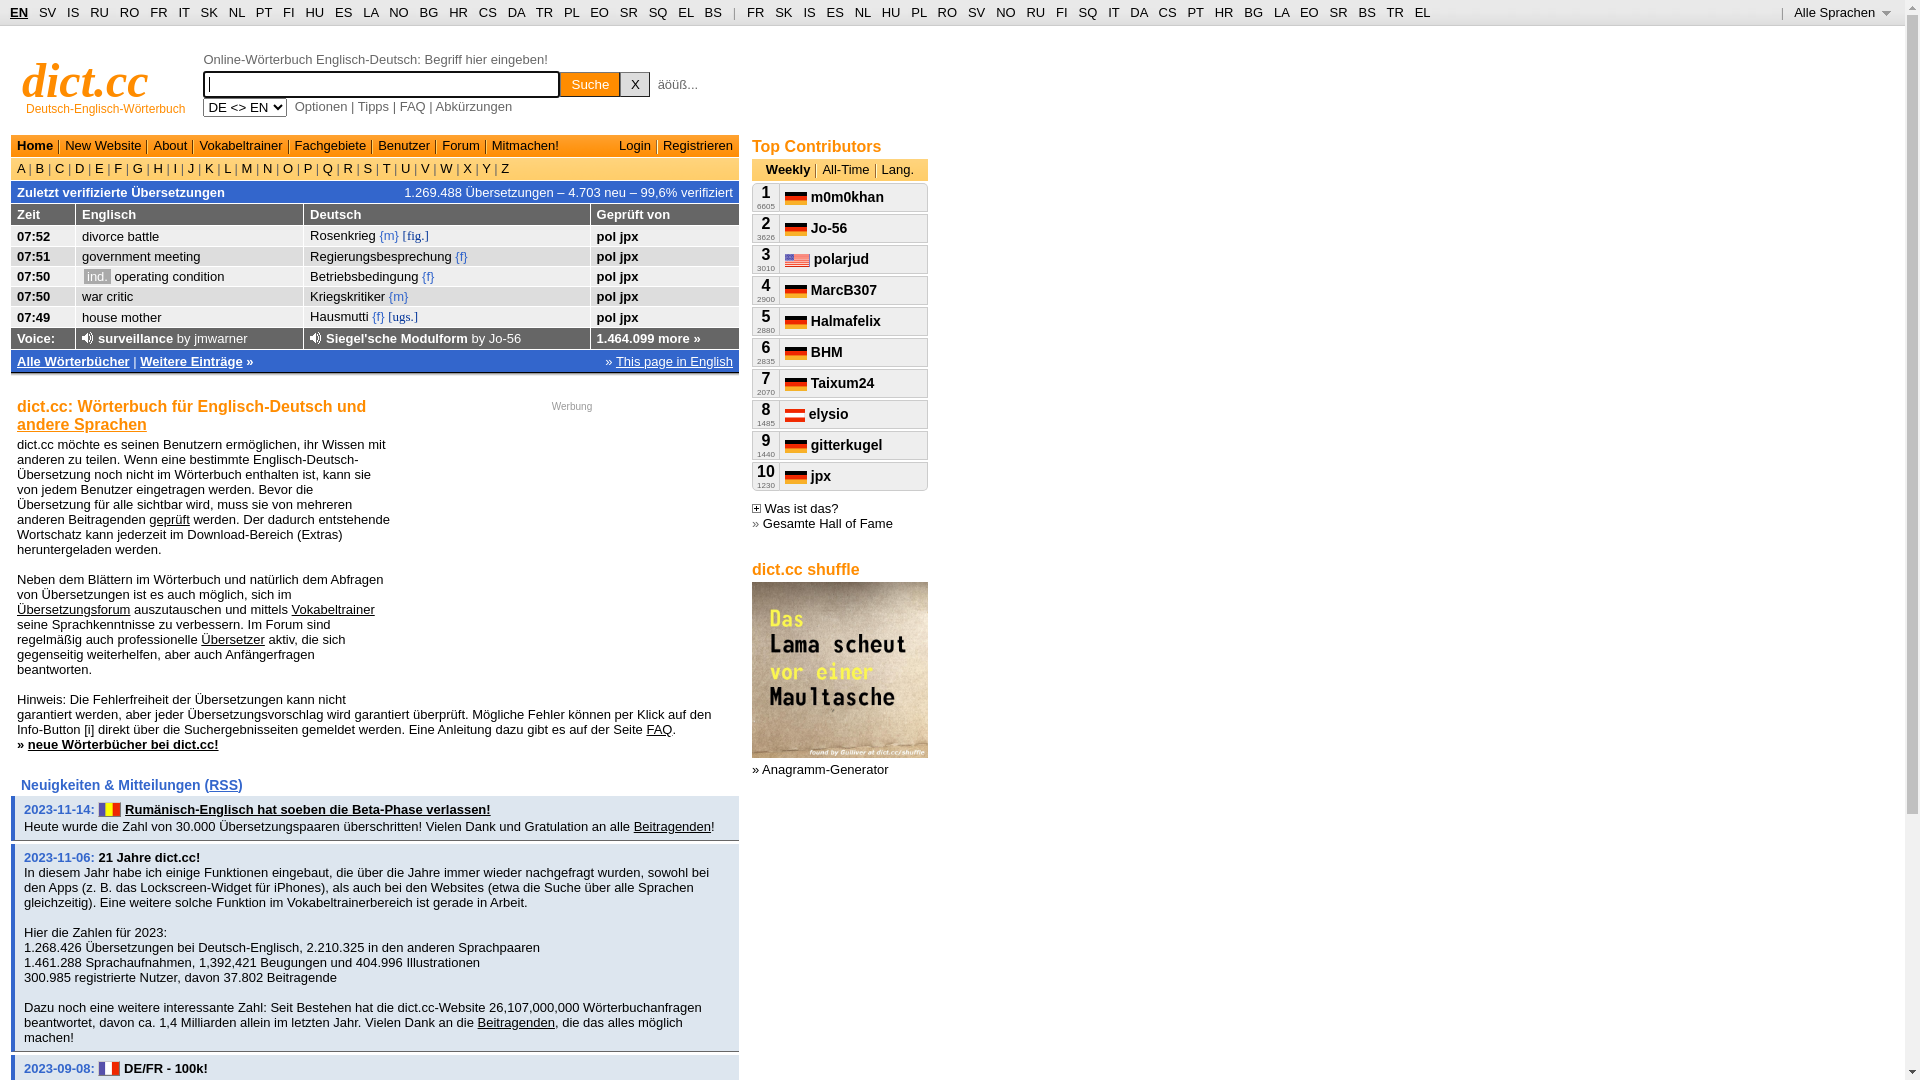 This screenshot has width=1920, height=1080. Describe the element at coordinates (633, 144) in the screenshot. I see `'Login'` at that location.